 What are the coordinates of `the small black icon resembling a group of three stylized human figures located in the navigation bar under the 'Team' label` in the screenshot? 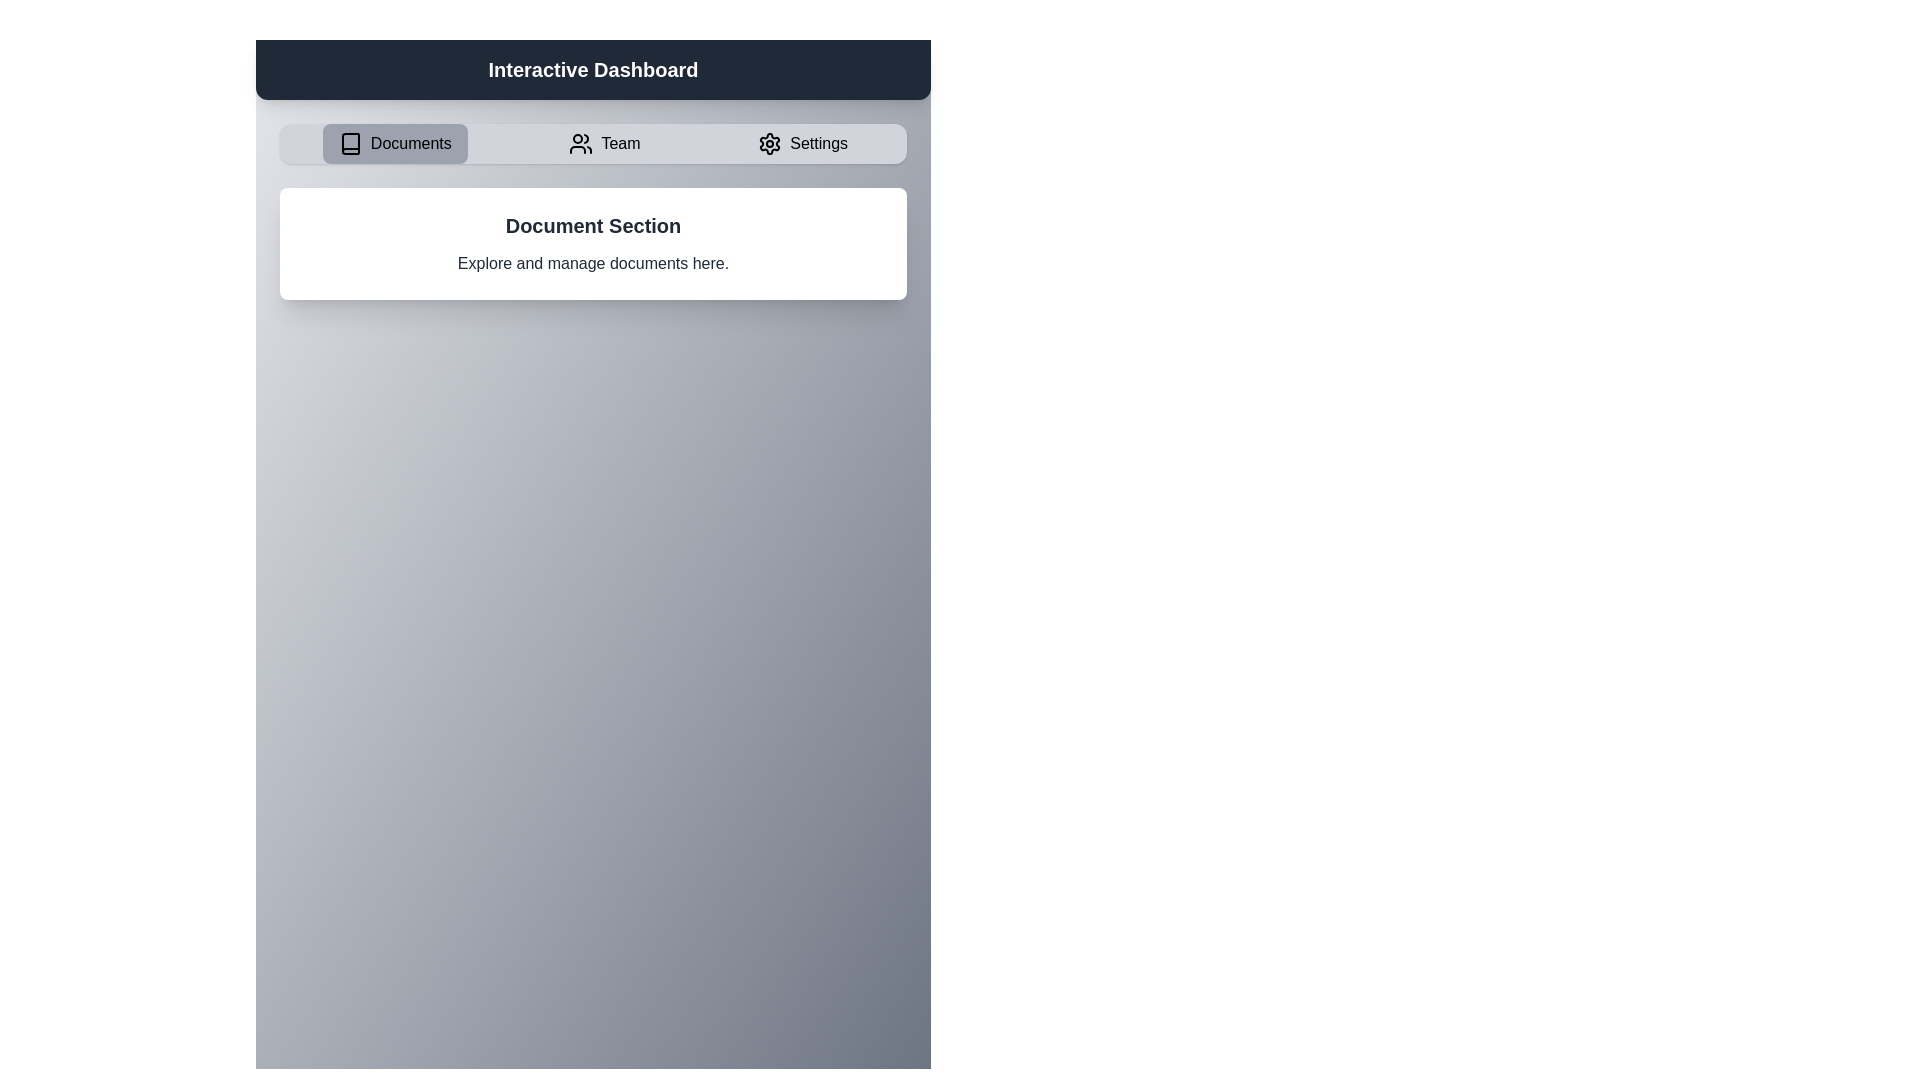 It's located at (580, 142).